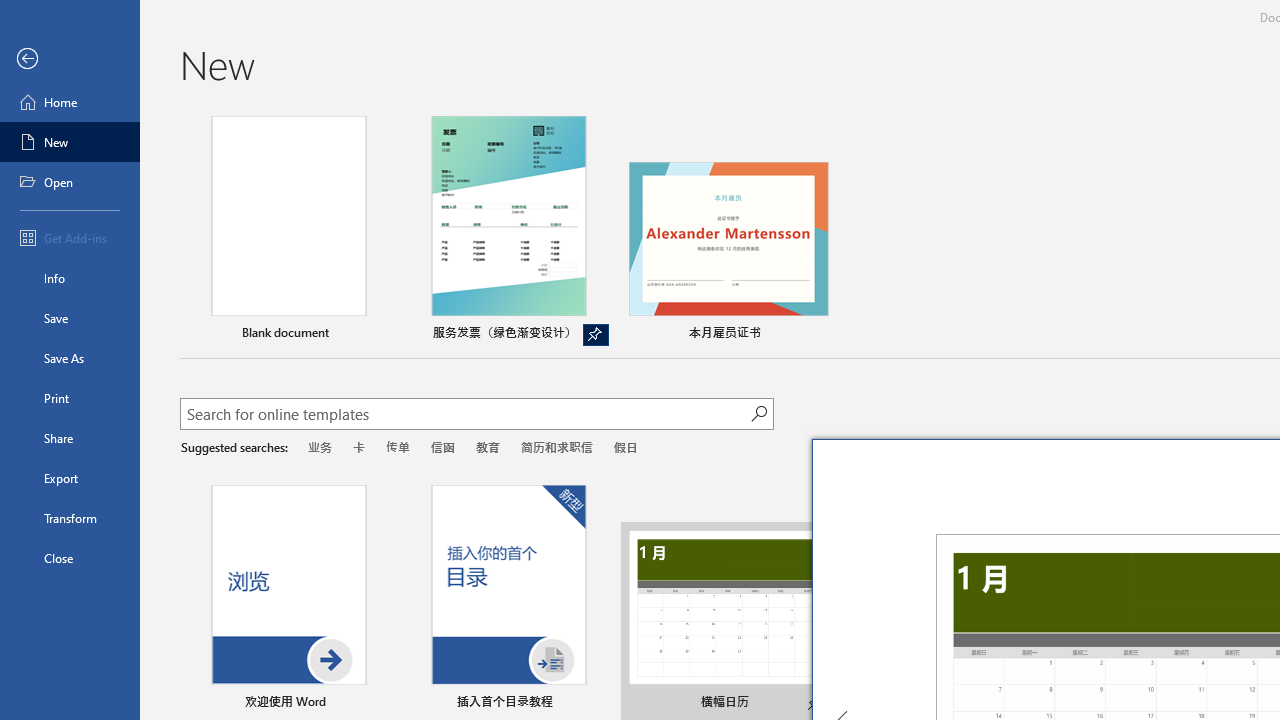 The height and width of the screenshot is (720, 1280). What do you see at coordinates (69, 277) in the screenshot?
I see `'Info'` at bounding box center [69, 277].